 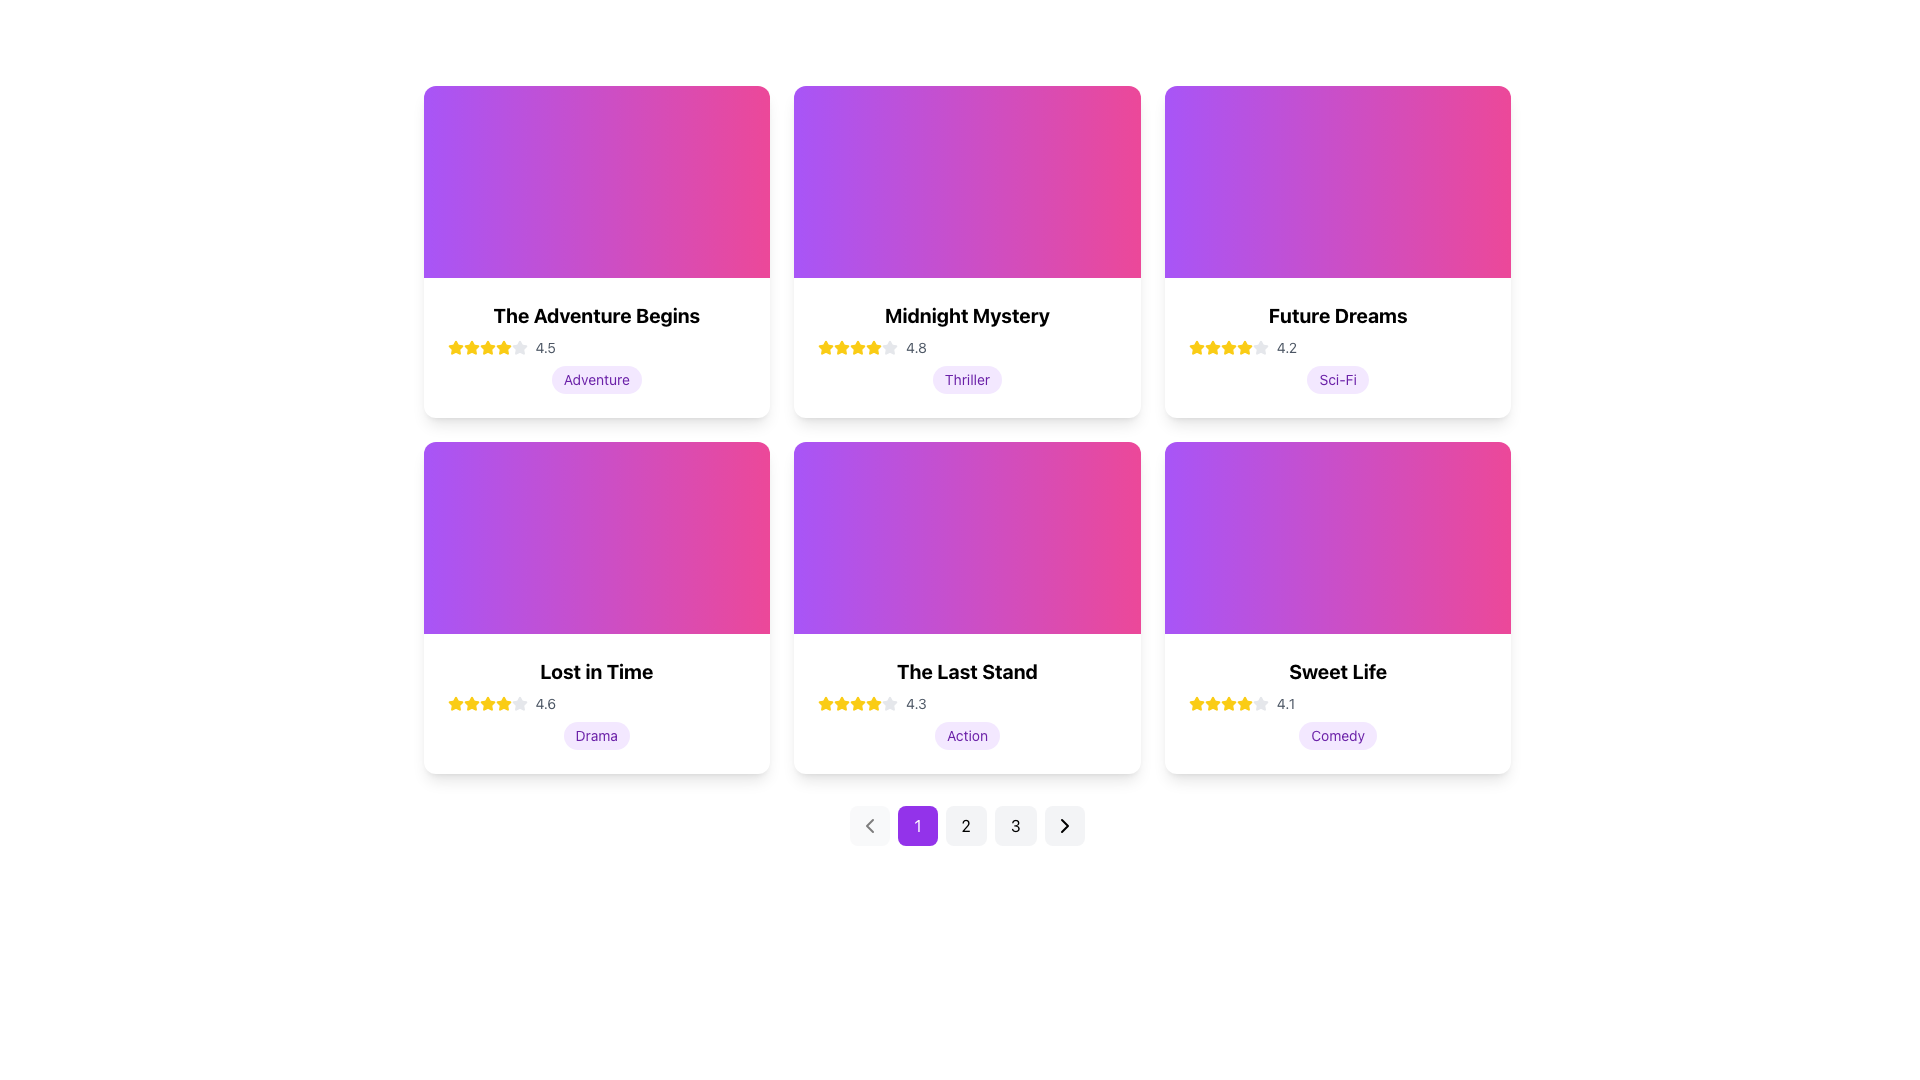 What do you see at coordinates (487, 346) in the screenshot?
I see `the fourth star icon in the rating system located underneath the card titled 'The Adventure Begins'` at bounding box center [487, 346].